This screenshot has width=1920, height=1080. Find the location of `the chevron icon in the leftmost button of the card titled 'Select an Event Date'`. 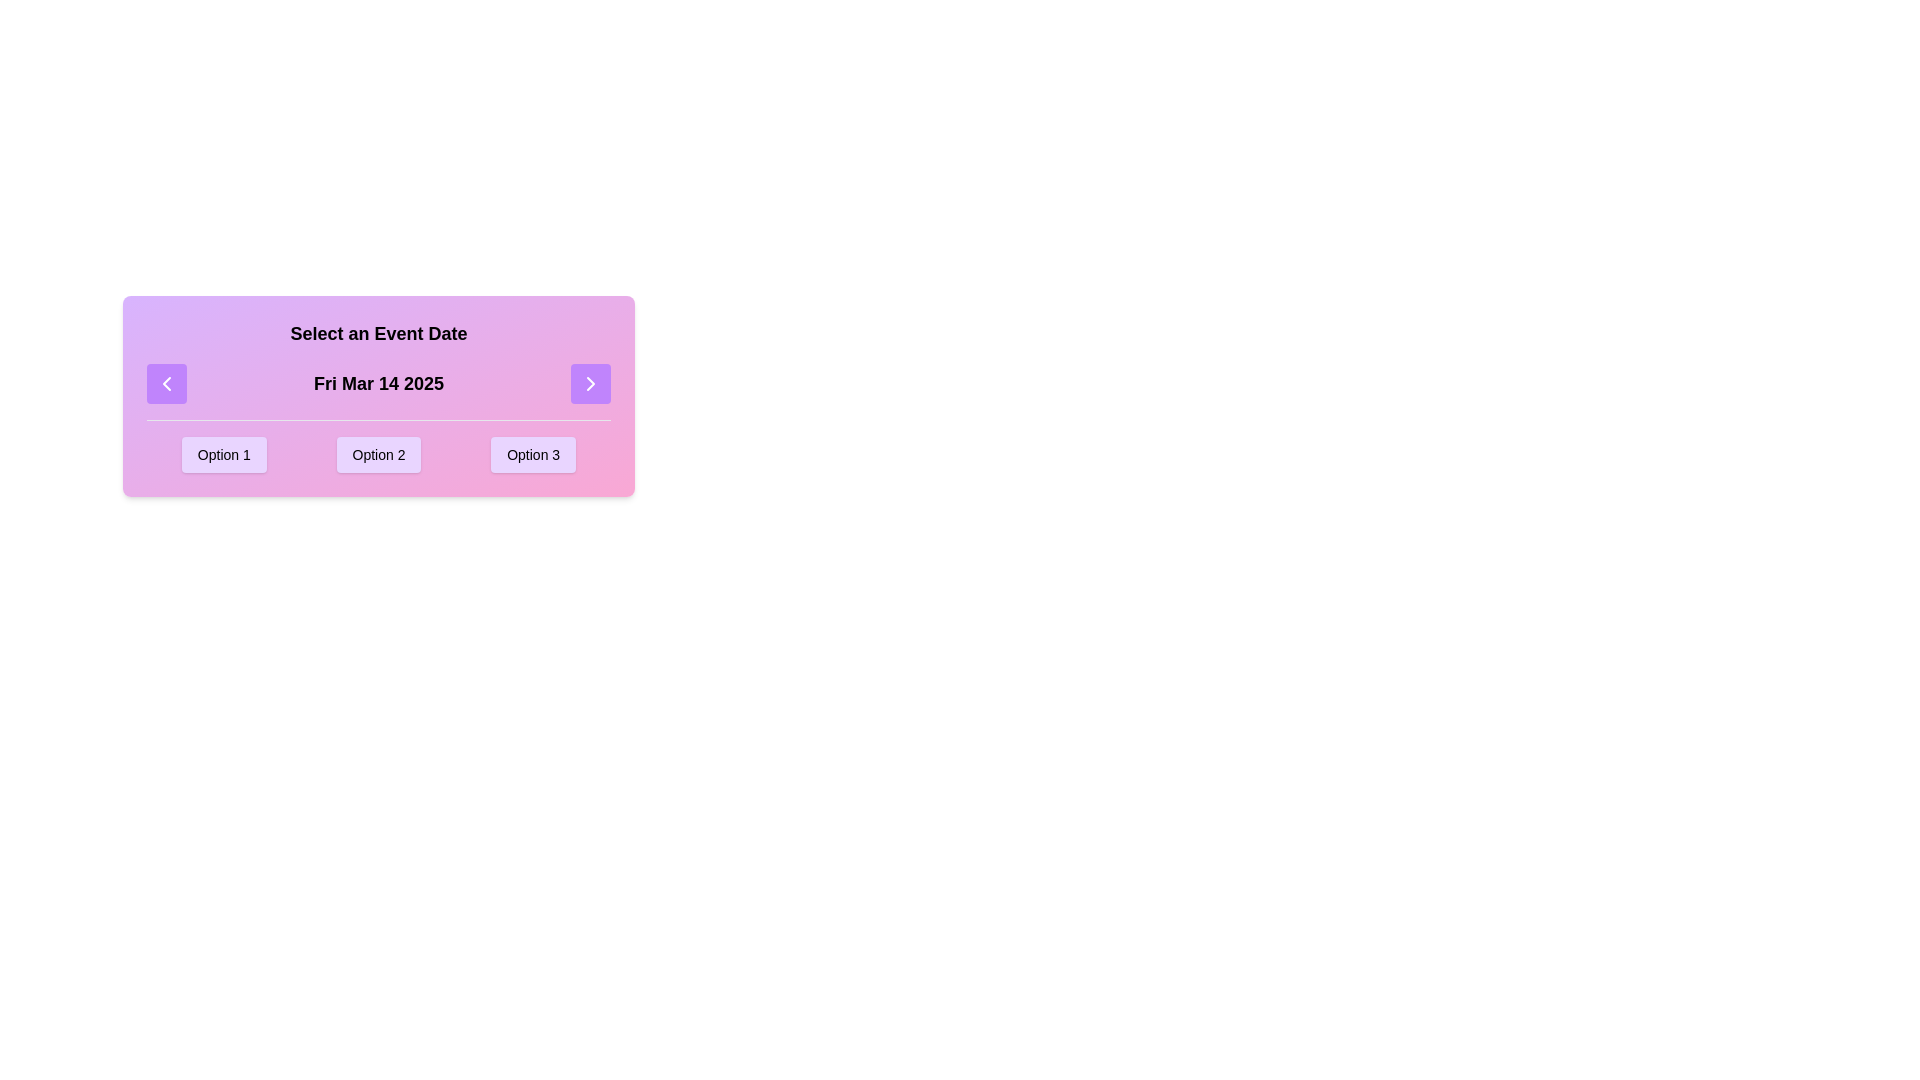

the chevron icon in the leftmost button of the card titled 'Select an Event Date' is located at coordinates (167, 384).